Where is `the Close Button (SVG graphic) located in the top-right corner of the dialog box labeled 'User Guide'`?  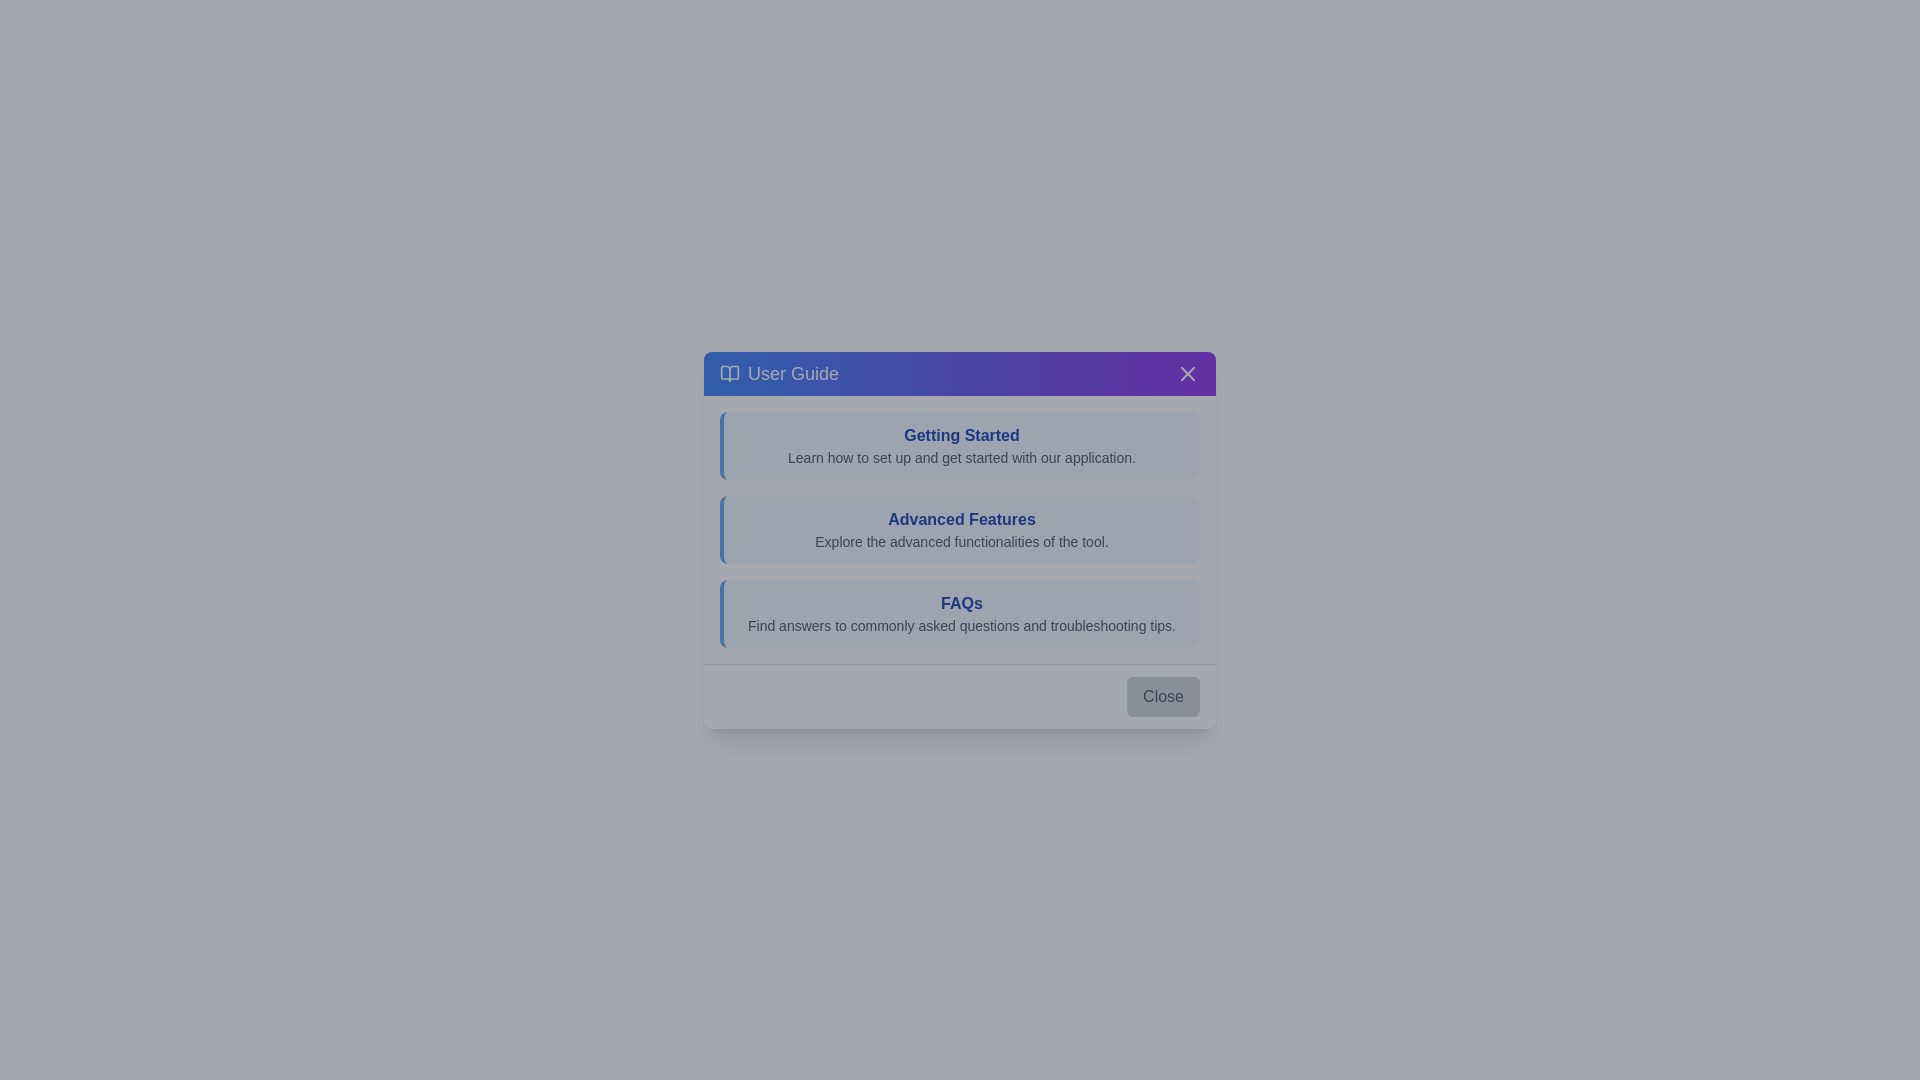
the Close Button (SVG graphic) located in the top-right corner of the dialog box labeled 'User Guide' is located at coordinates (1188, 373).